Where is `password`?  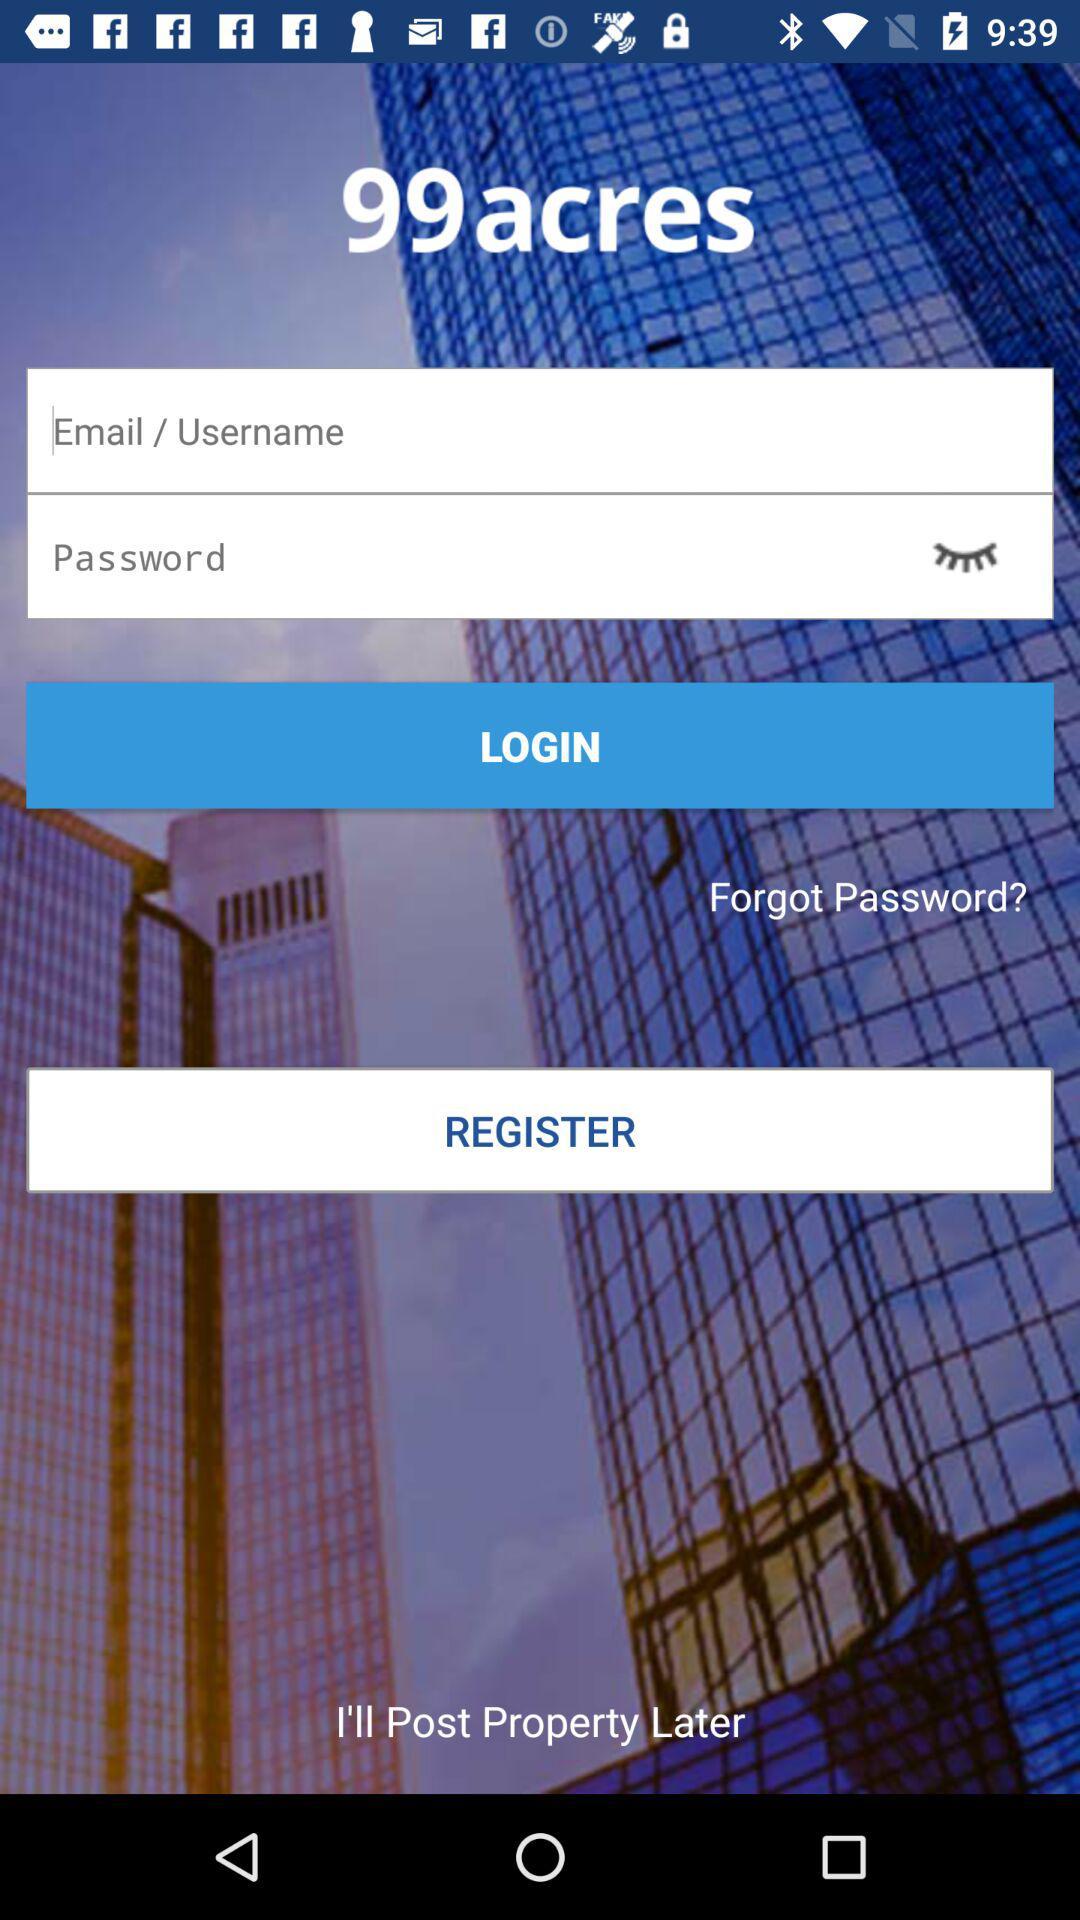 password is located at coordinates (540, 556).